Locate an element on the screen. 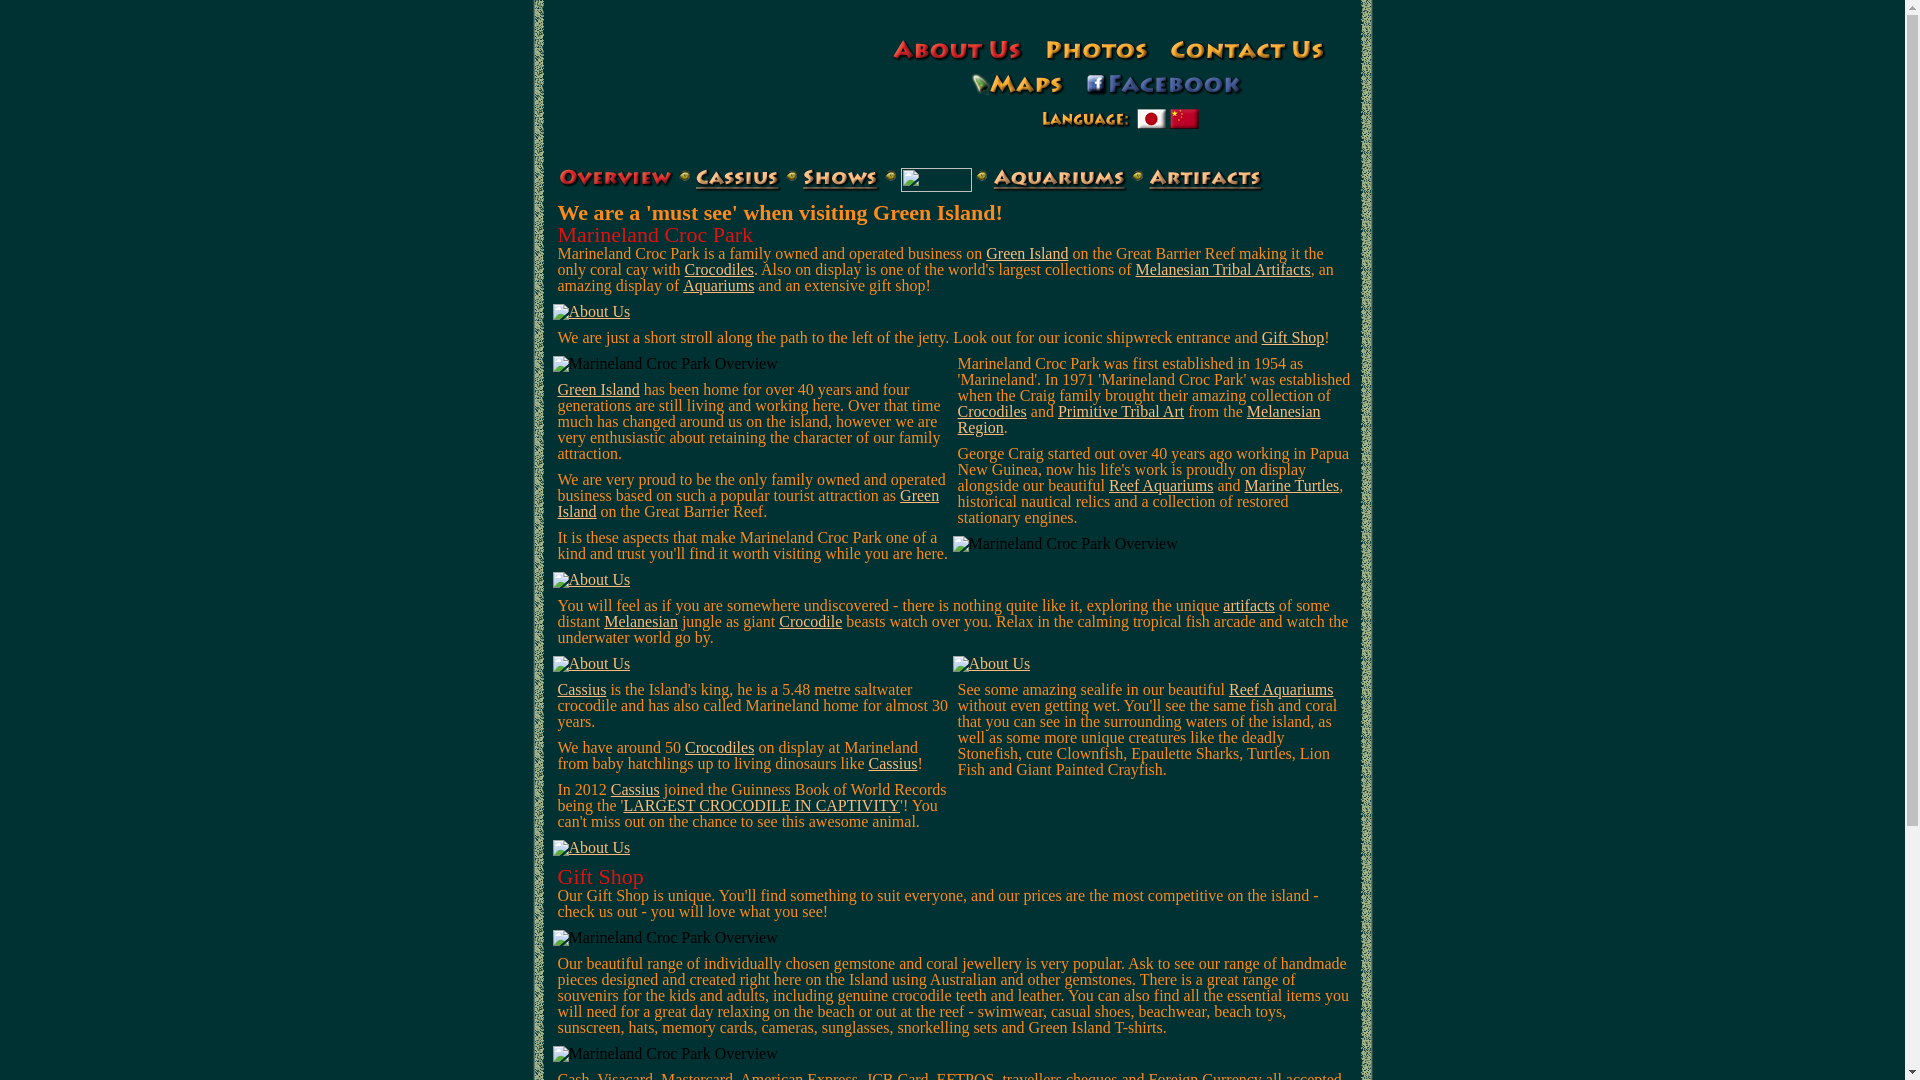  'Aquariums' is located at coordinates (718, 285).